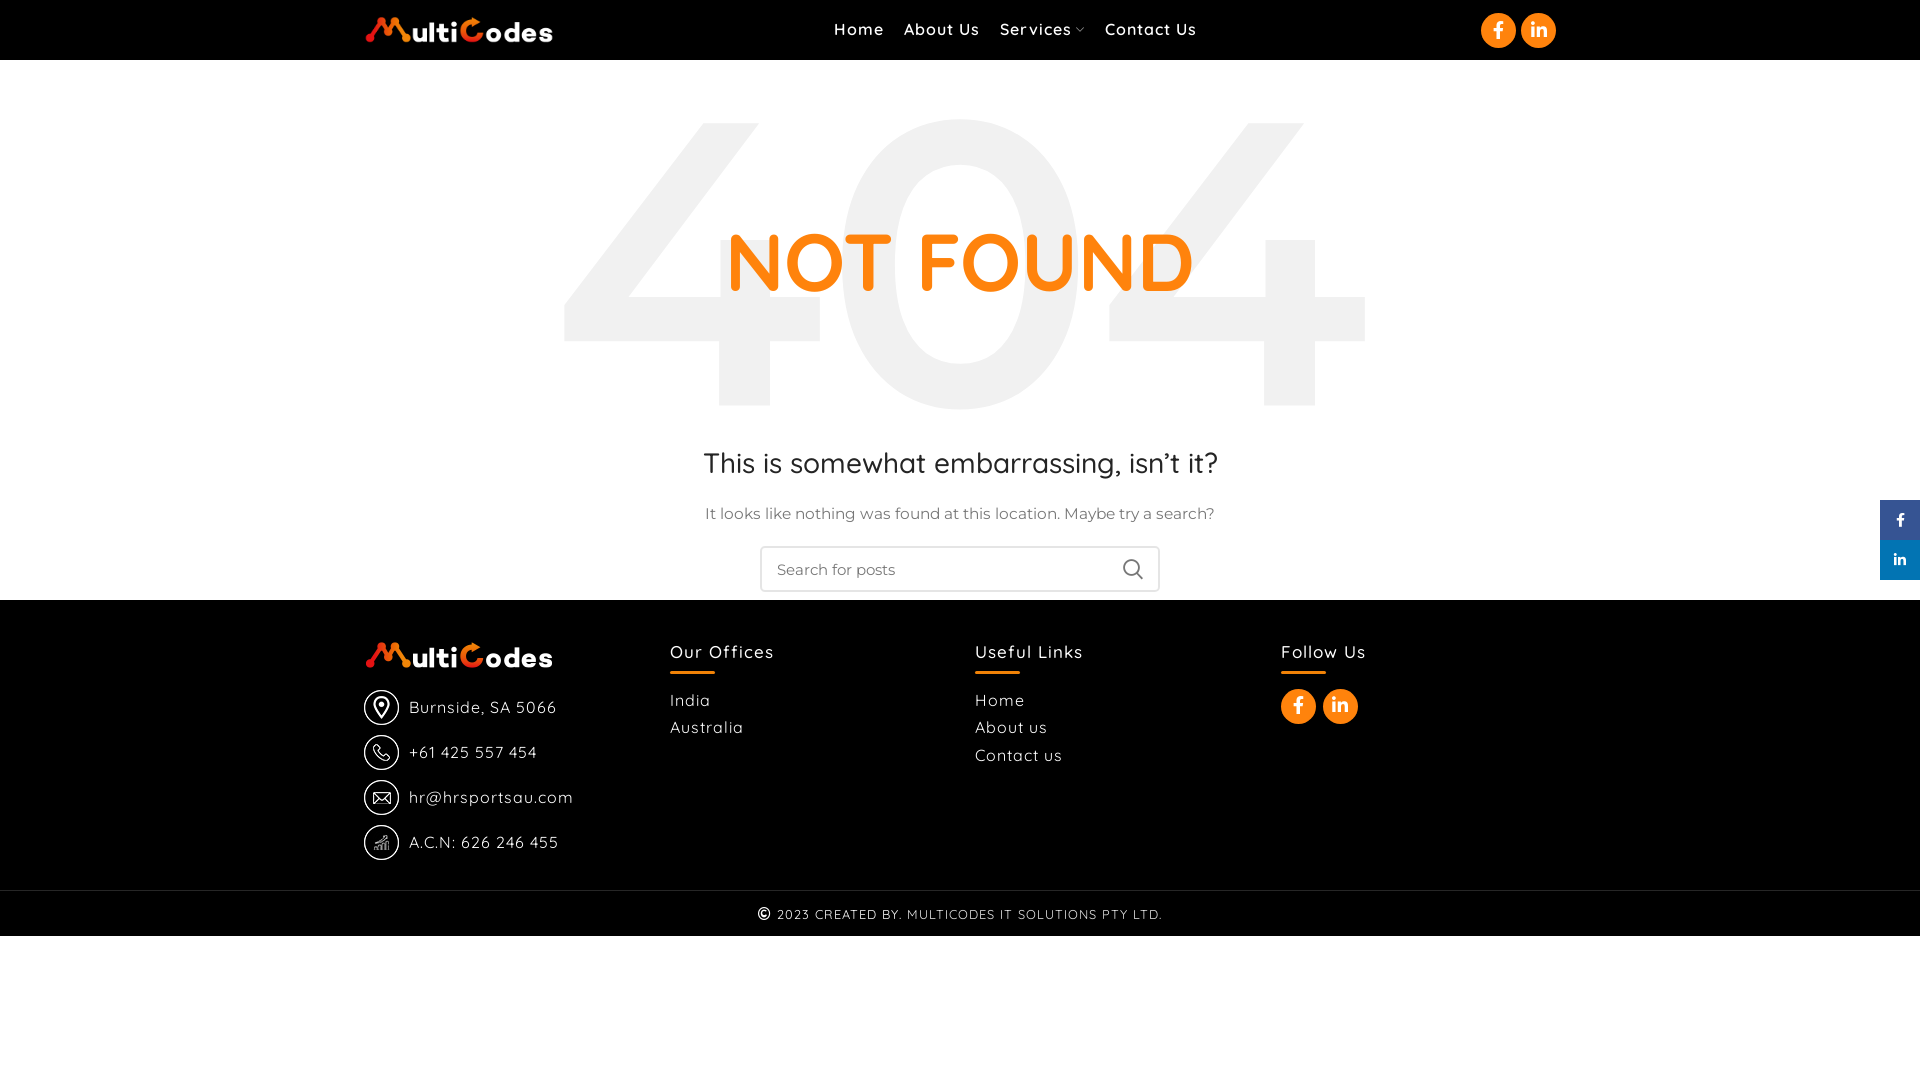  What do you see at coordinates (381, 796) in the screenshot?
I see `'mail-new'` at bounding box center [381, 796].